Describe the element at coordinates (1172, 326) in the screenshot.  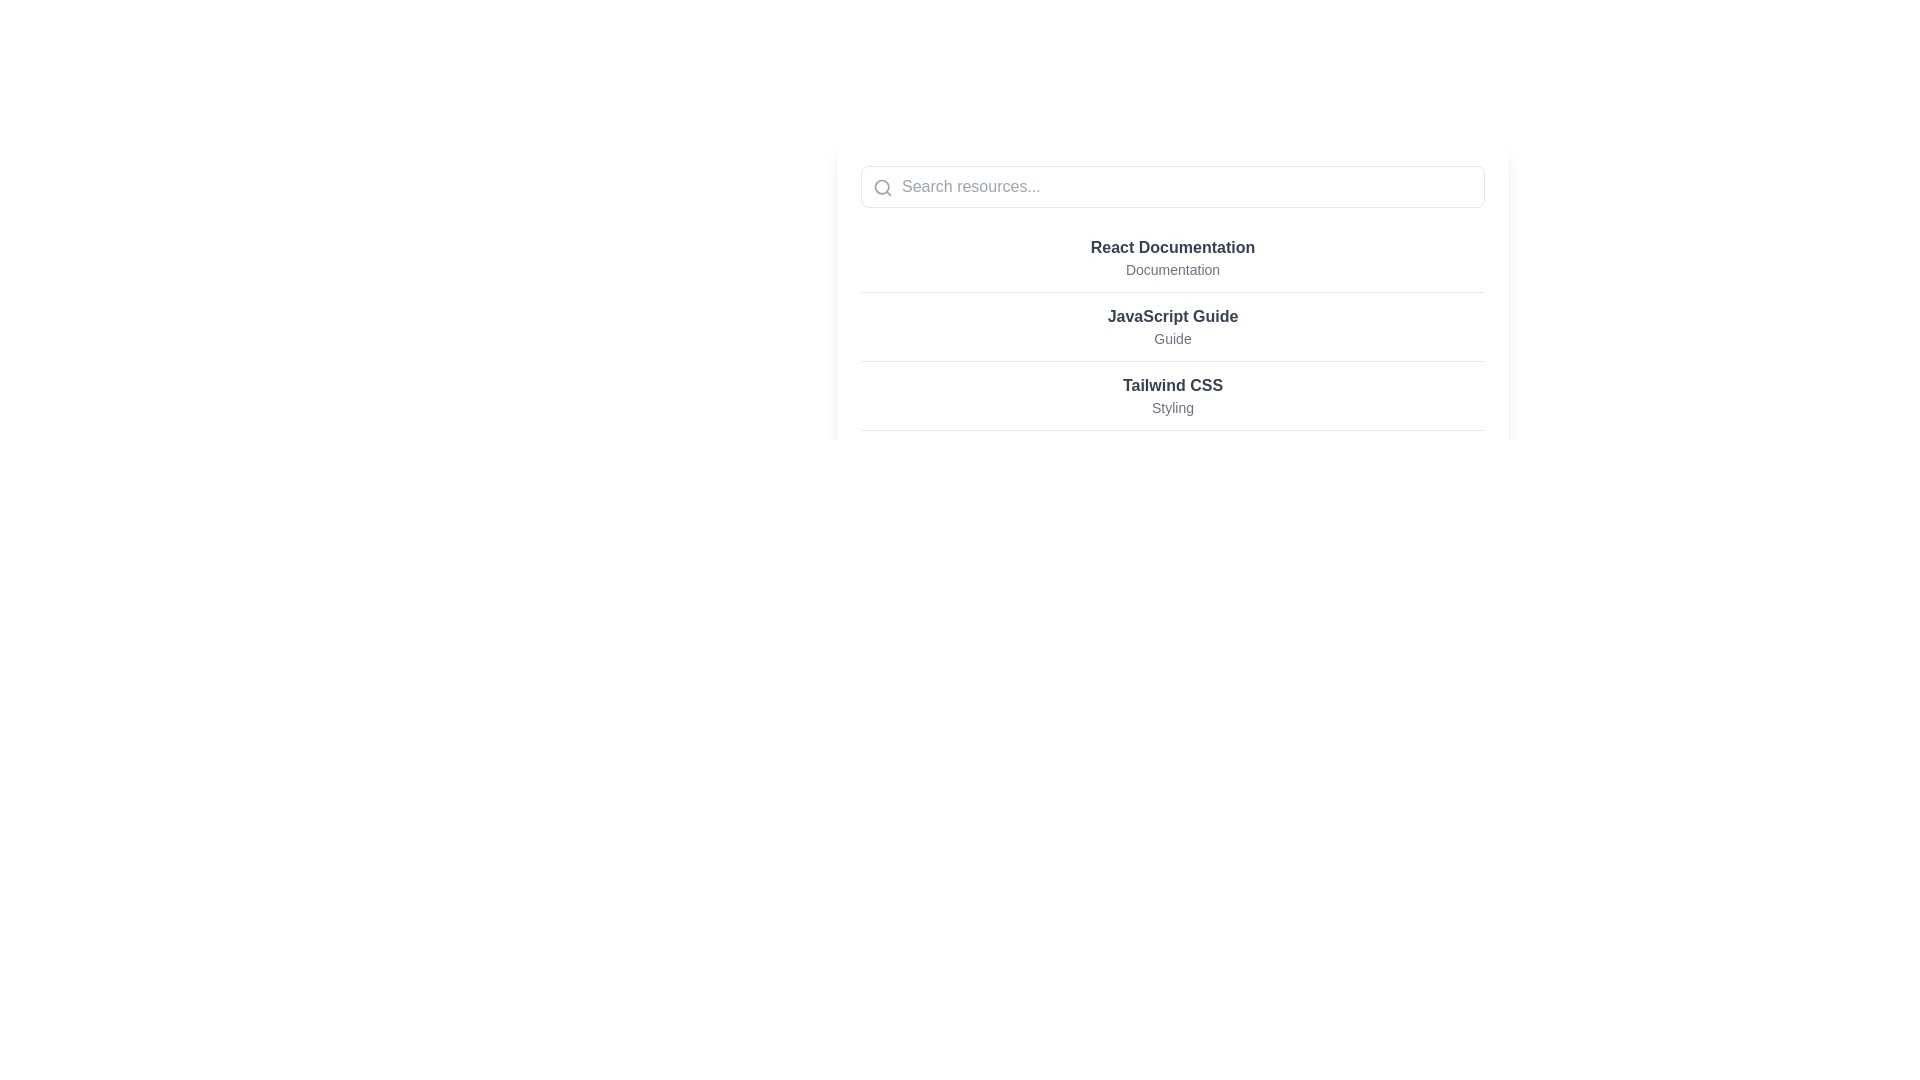
I see `the second item in the vertical list which serves as a clickable link` at that location.